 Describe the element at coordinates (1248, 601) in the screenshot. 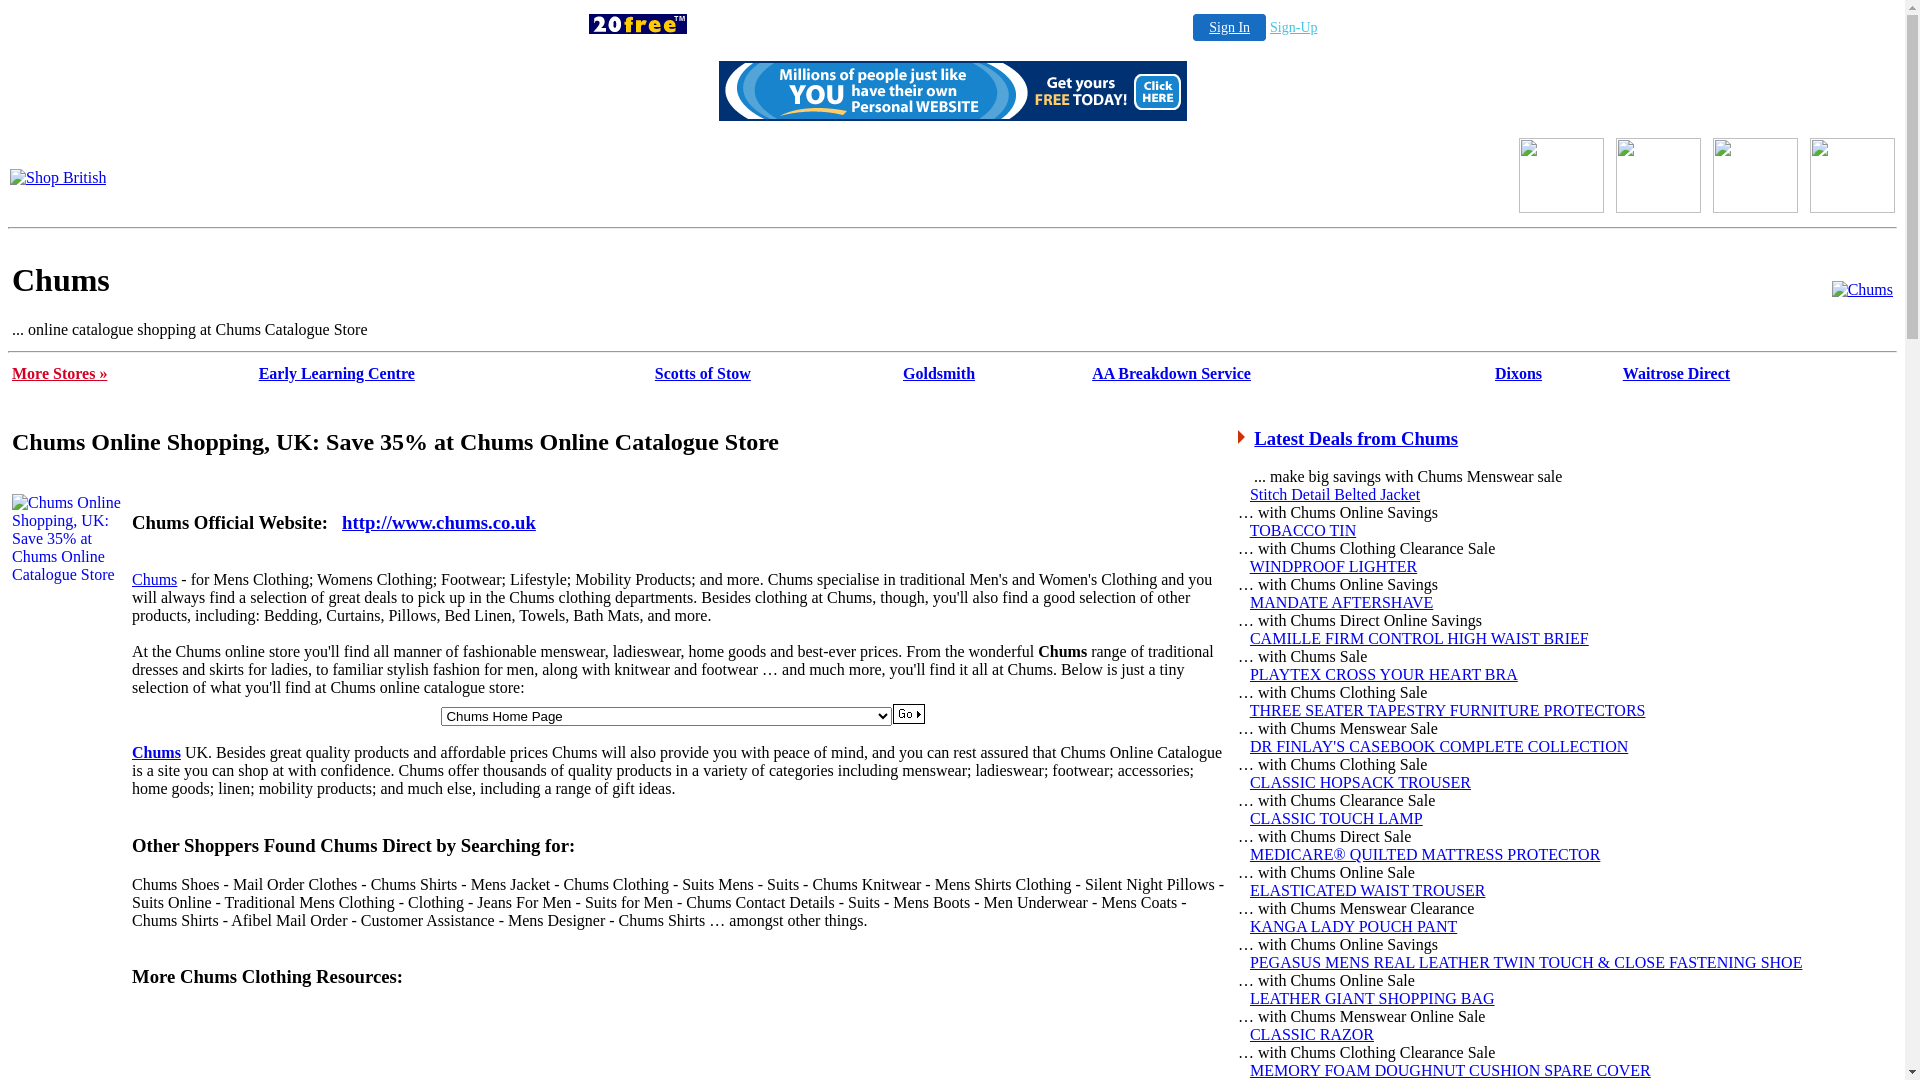

I see `'MANDATE AFTERSHAVE'` at that location.